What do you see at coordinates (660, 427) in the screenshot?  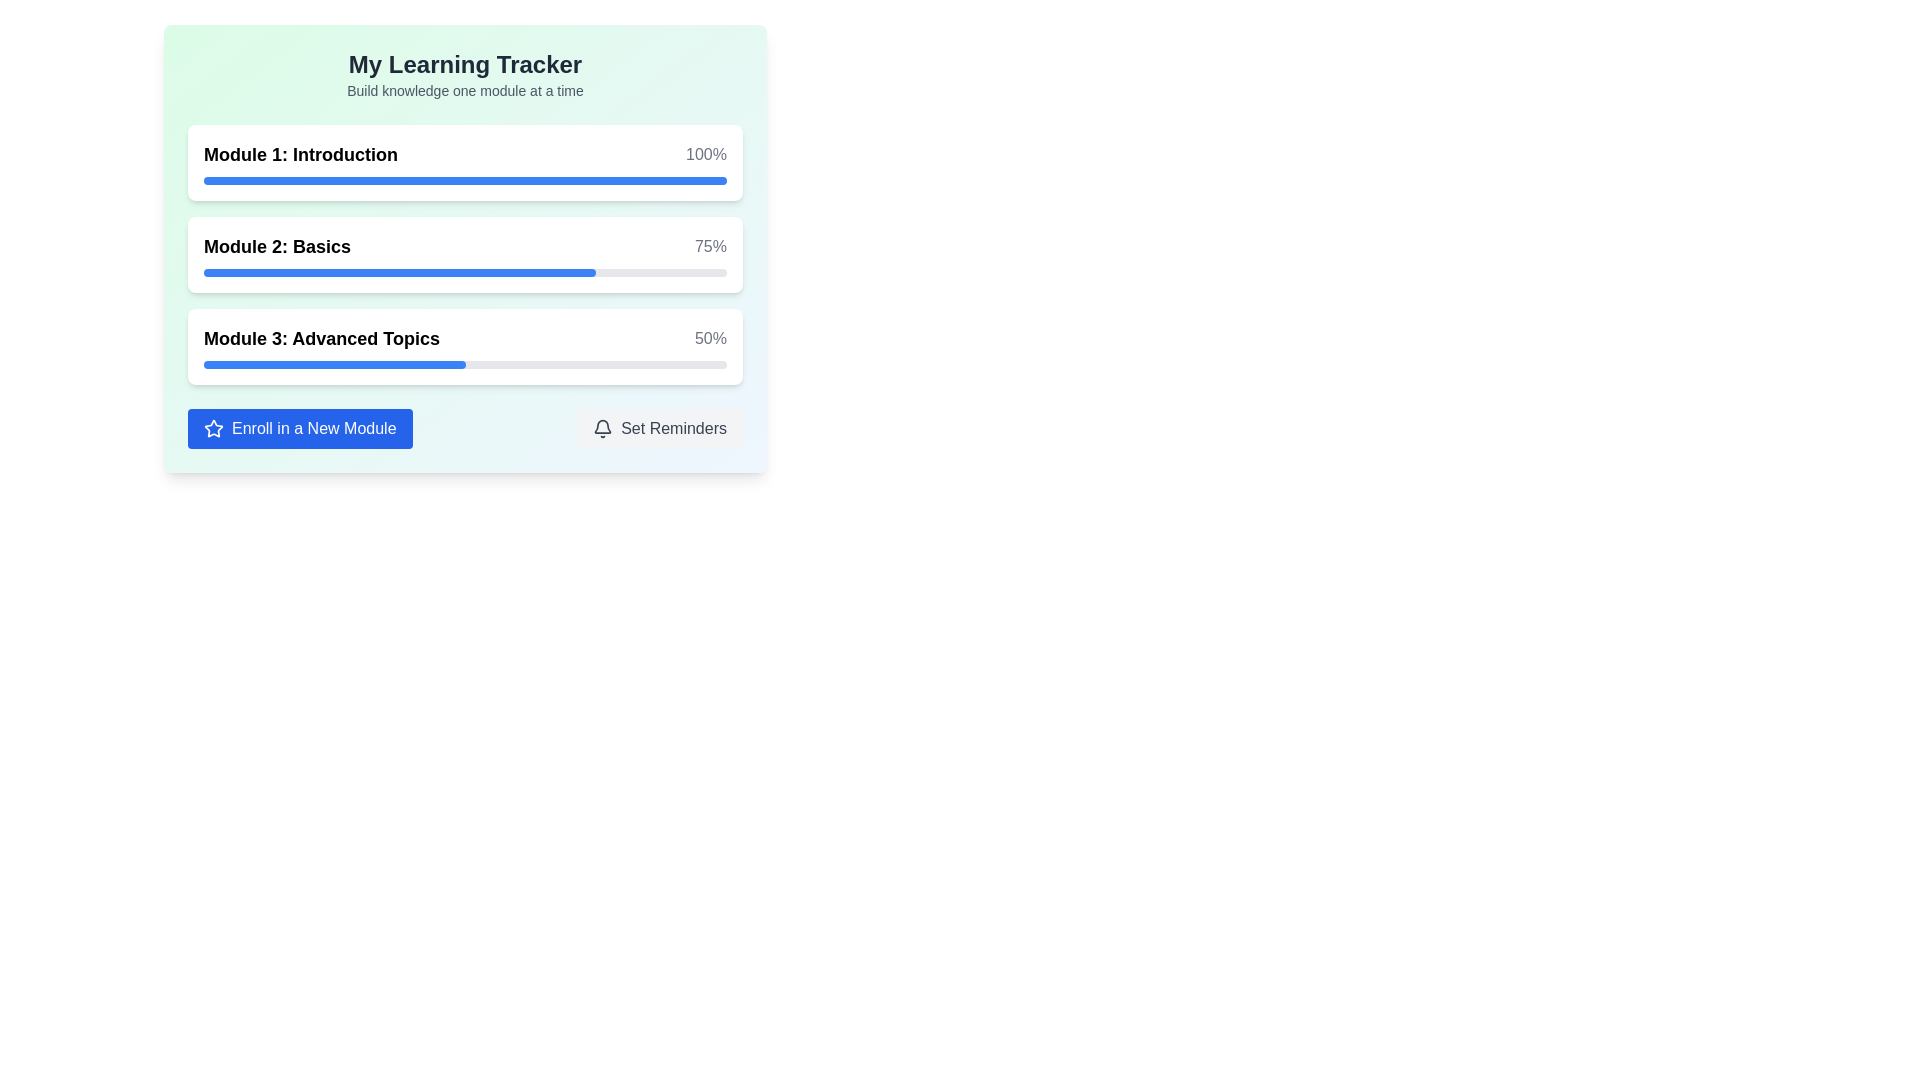 I see `the reminder setting button located to the right of the 'Enroll in a New Module' button` at bounding box center [660, 427].